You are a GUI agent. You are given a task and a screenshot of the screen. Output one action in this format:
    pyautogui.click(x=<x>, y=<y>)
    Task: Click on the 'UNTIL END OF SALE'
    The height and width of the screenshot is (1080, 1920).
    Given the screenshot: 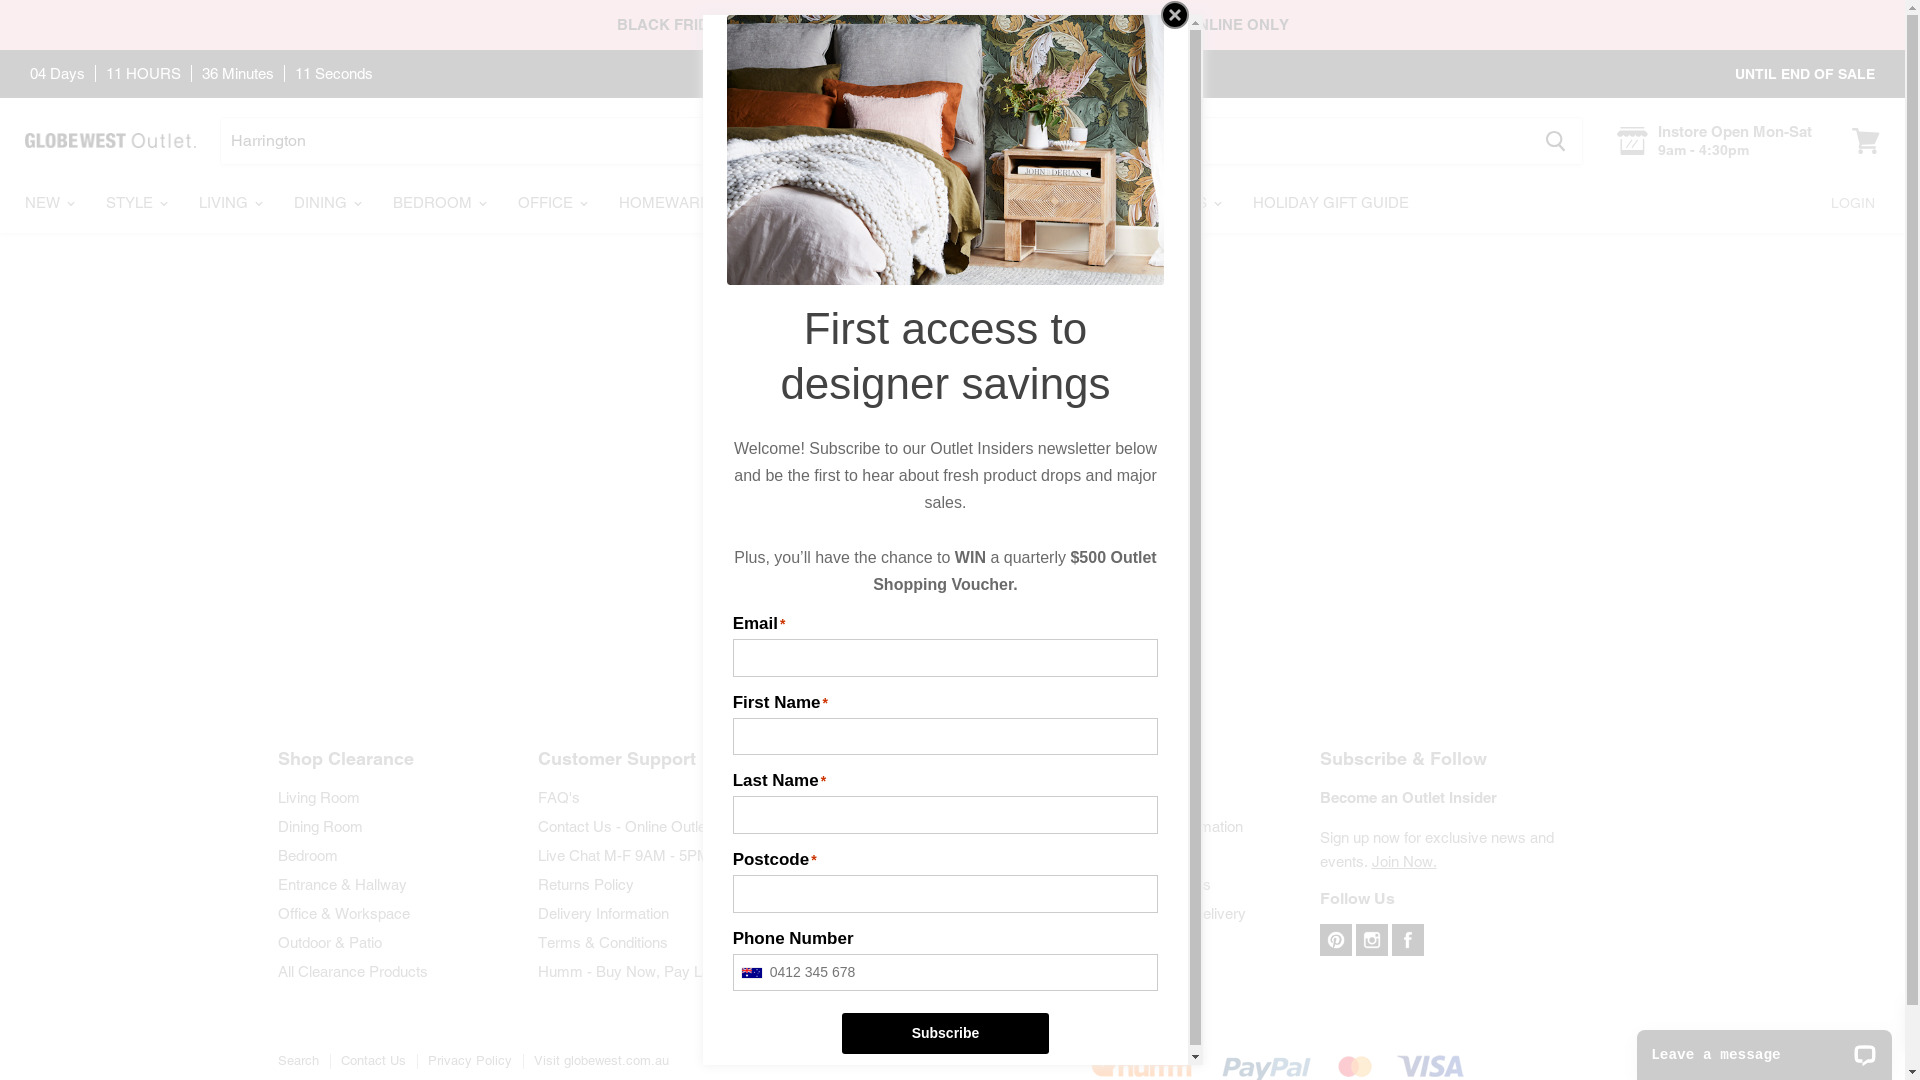 What is the action you would take?
    pyautogui.click(x=1804, y=72)
    